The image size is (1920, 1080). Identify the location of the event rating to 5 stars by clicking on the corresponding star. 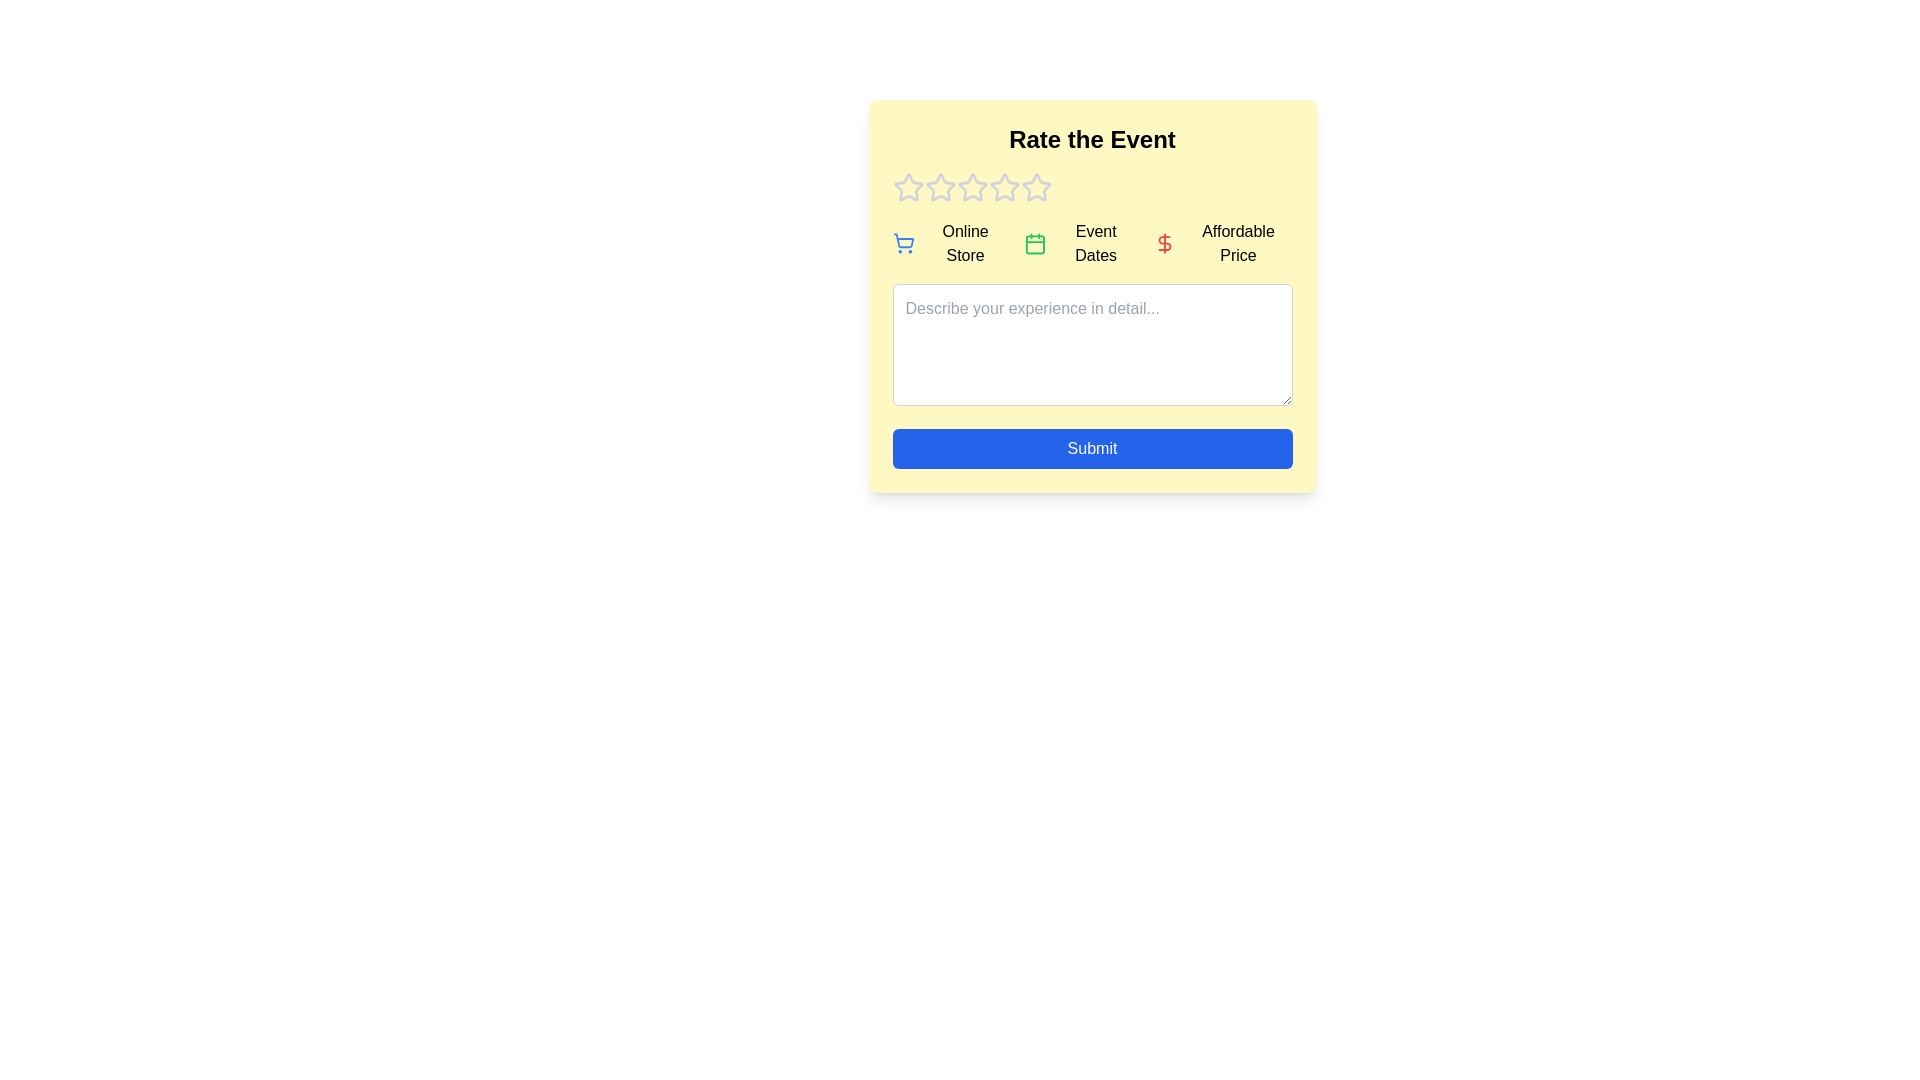
(1036, 188).